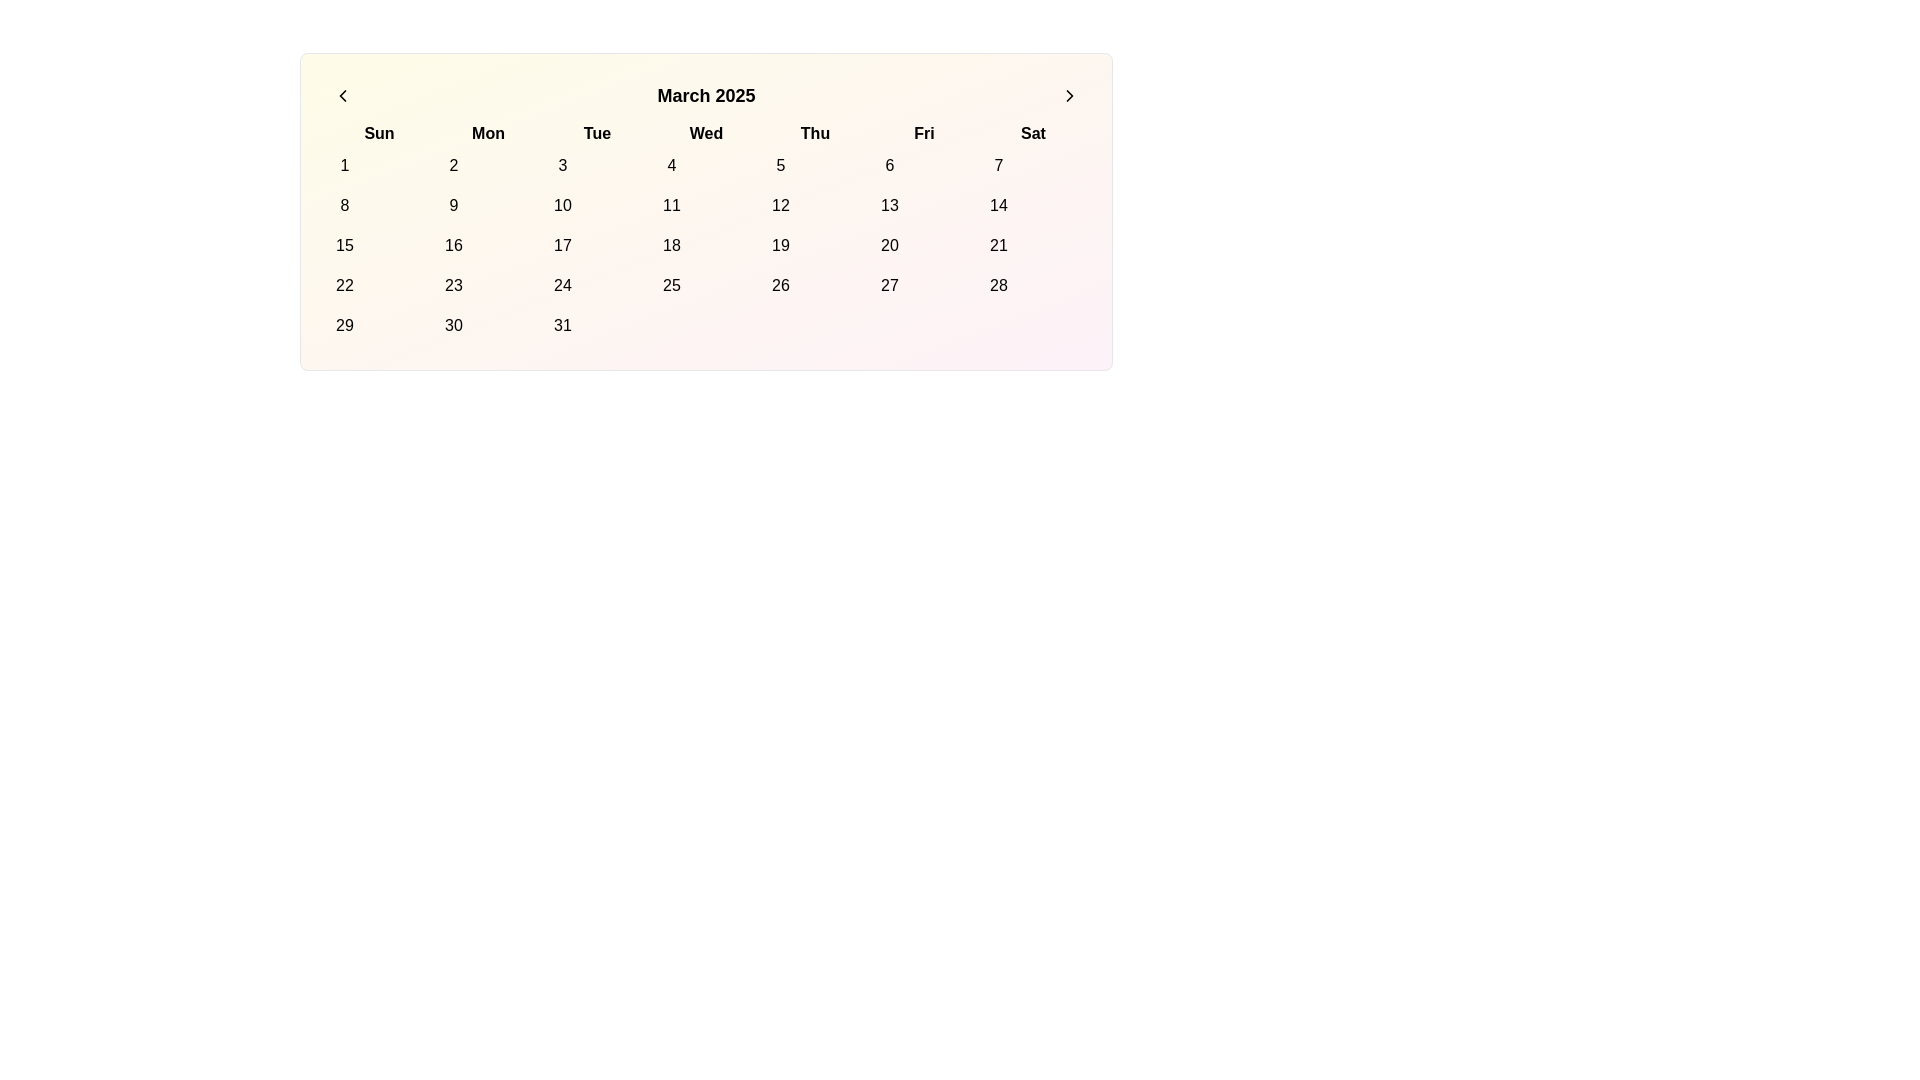 This screenshot has width=1920, height=1080. What do you see at coordinates (780, 285) in the screenshot?
I see `the selectable date button for 26th March 2025, located in the sixth column under 'Thu' in the calendar interface` at bounding box center [780, 285].